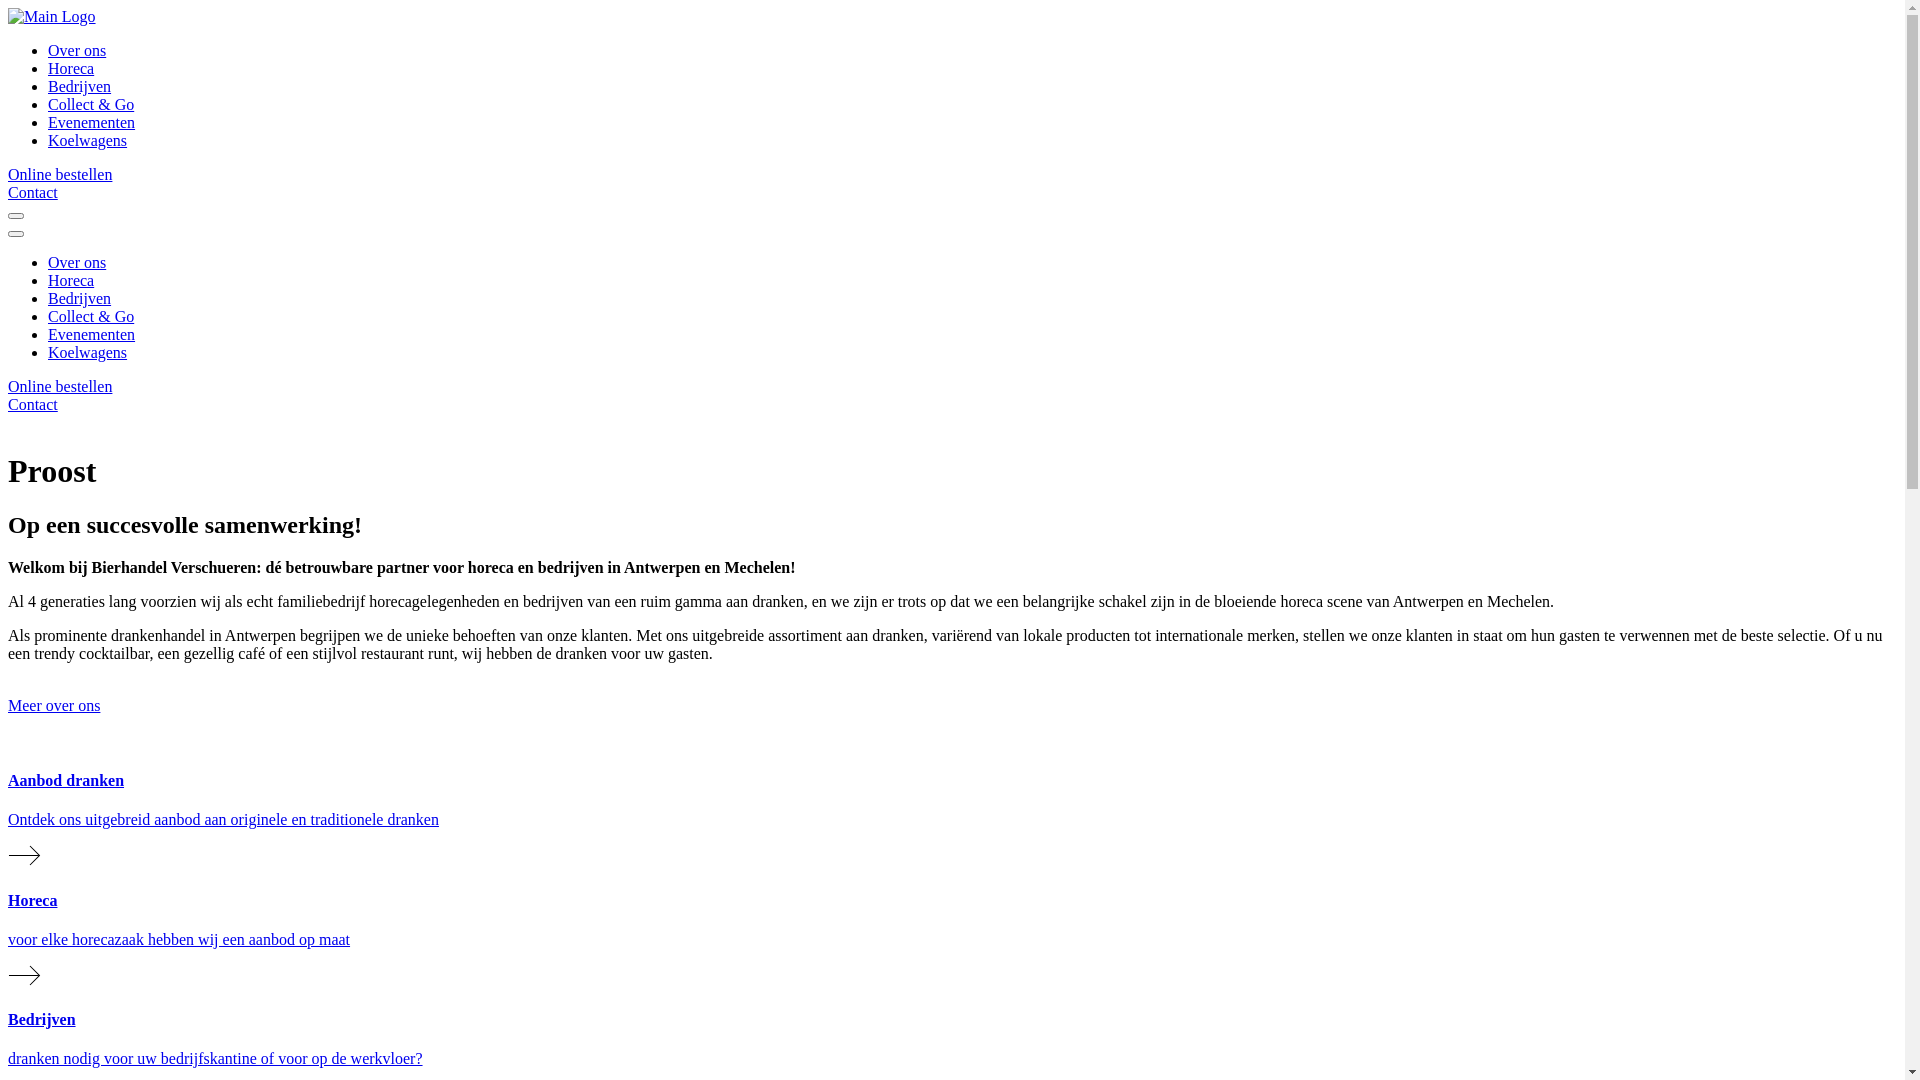 The image size is (1920, 1080). Describe the element at coordinates (8, 192) in the screenshot. I see `'Contact'` at that location.